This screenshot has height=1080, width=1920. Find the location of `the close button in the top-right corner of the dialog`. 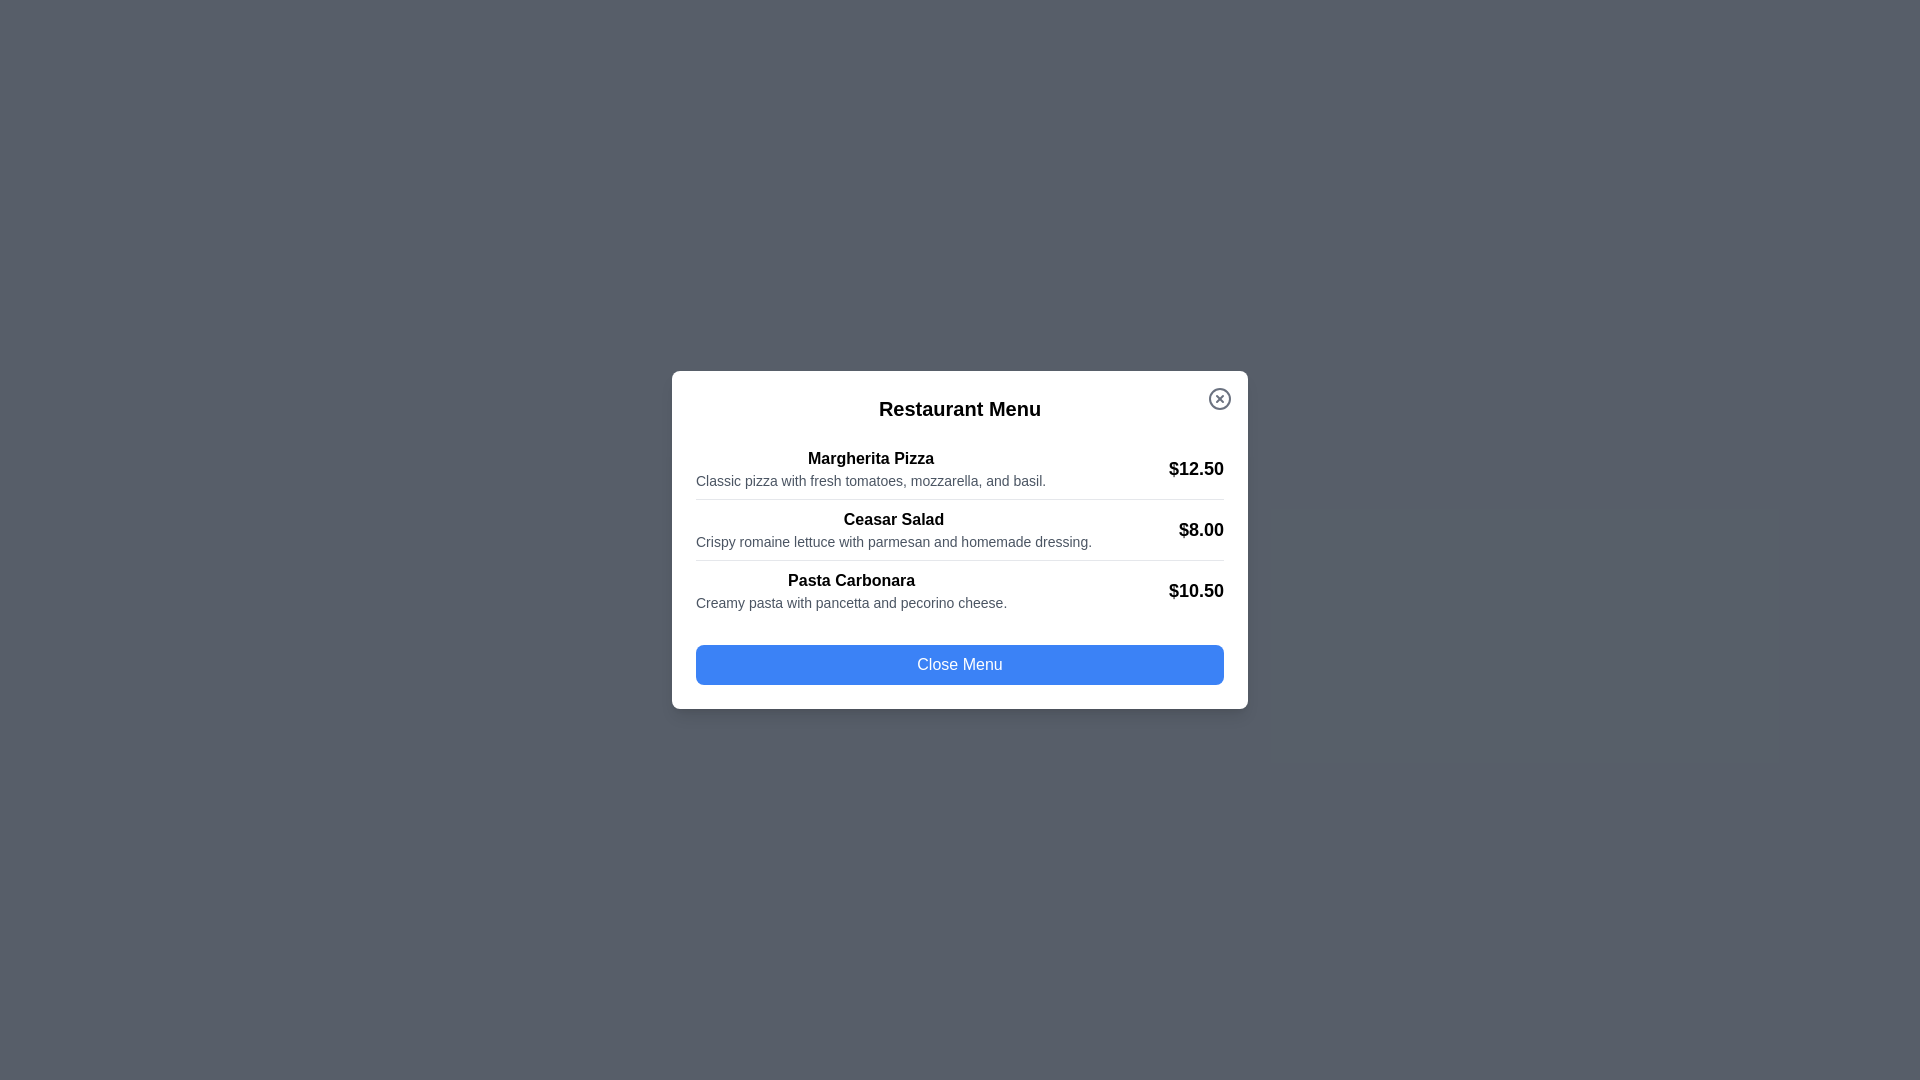

the close button in the top-right corner of the dialog is located at coordinates (1218, 398).